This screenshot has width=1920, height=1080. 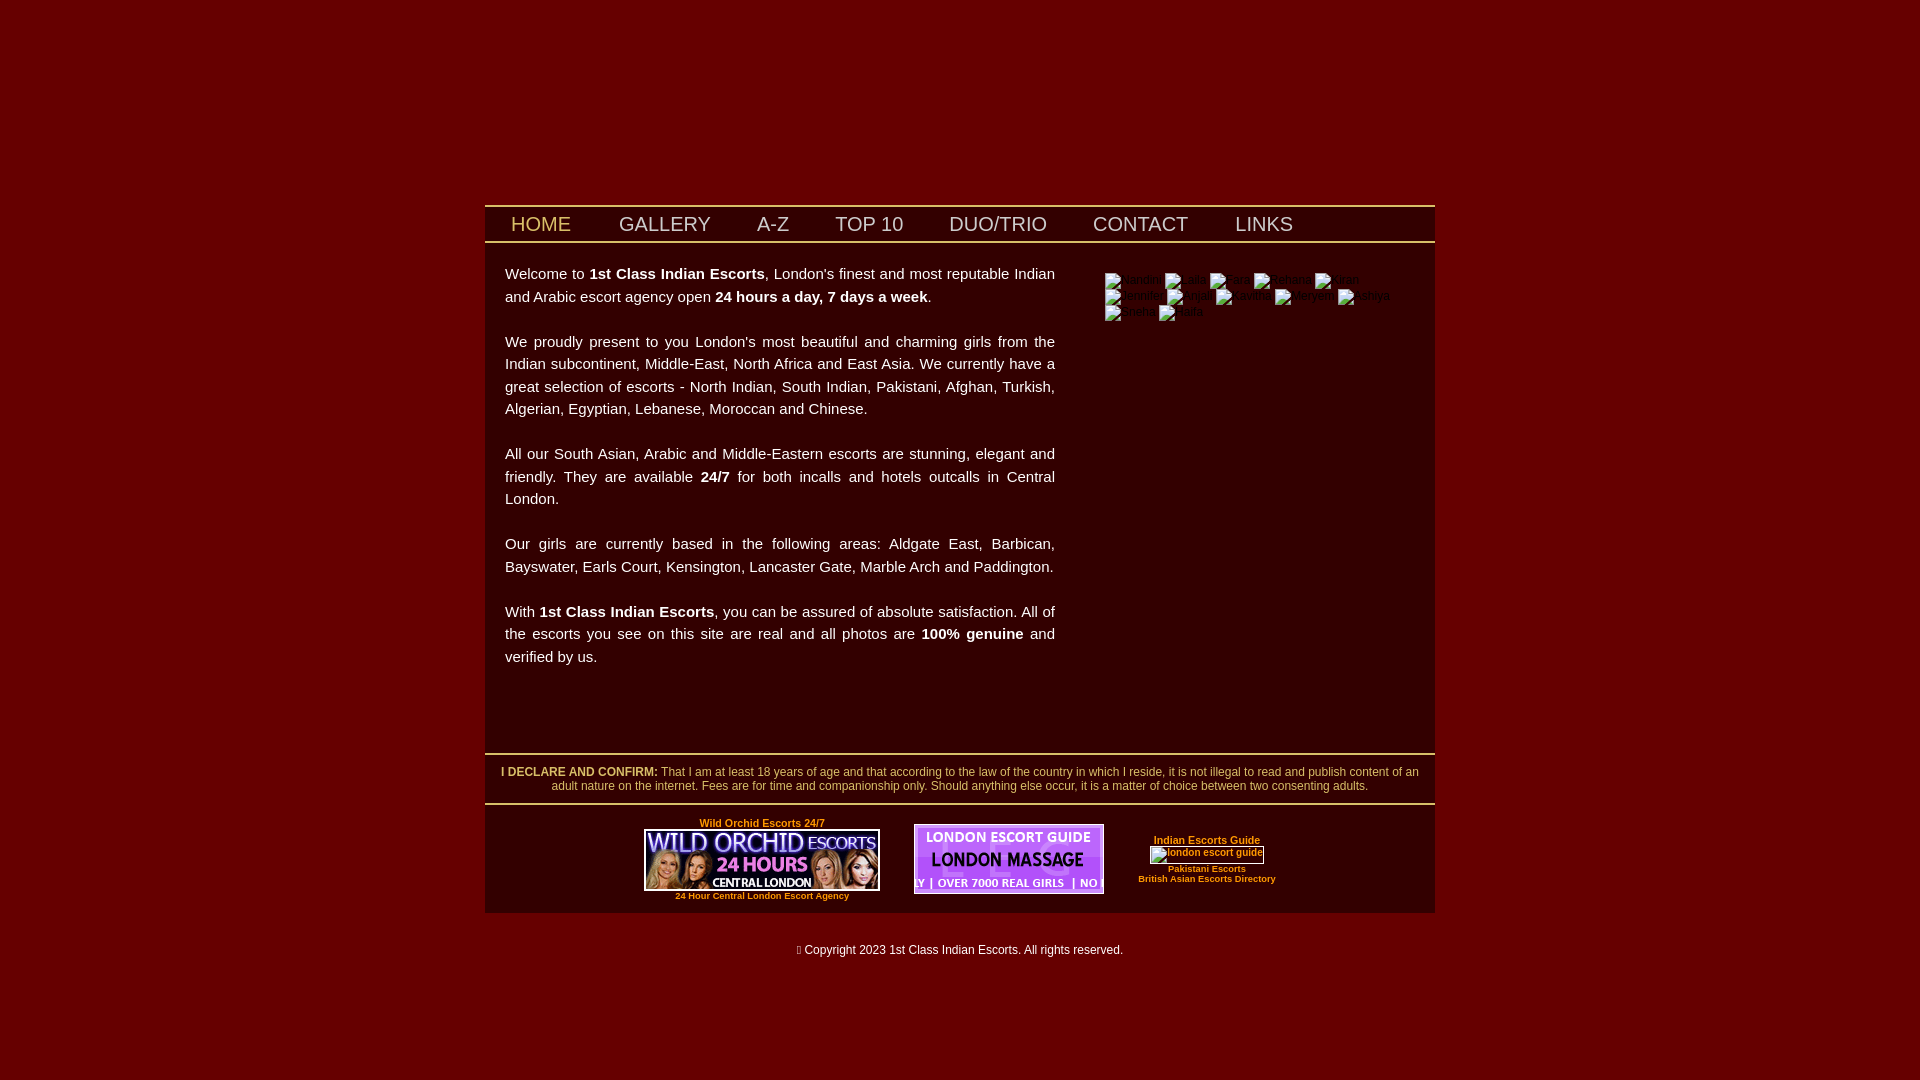 What do you see at coordinates (771, 225) in the screenshot?
I see `'A-Z'` at bounding box center [771, 225].